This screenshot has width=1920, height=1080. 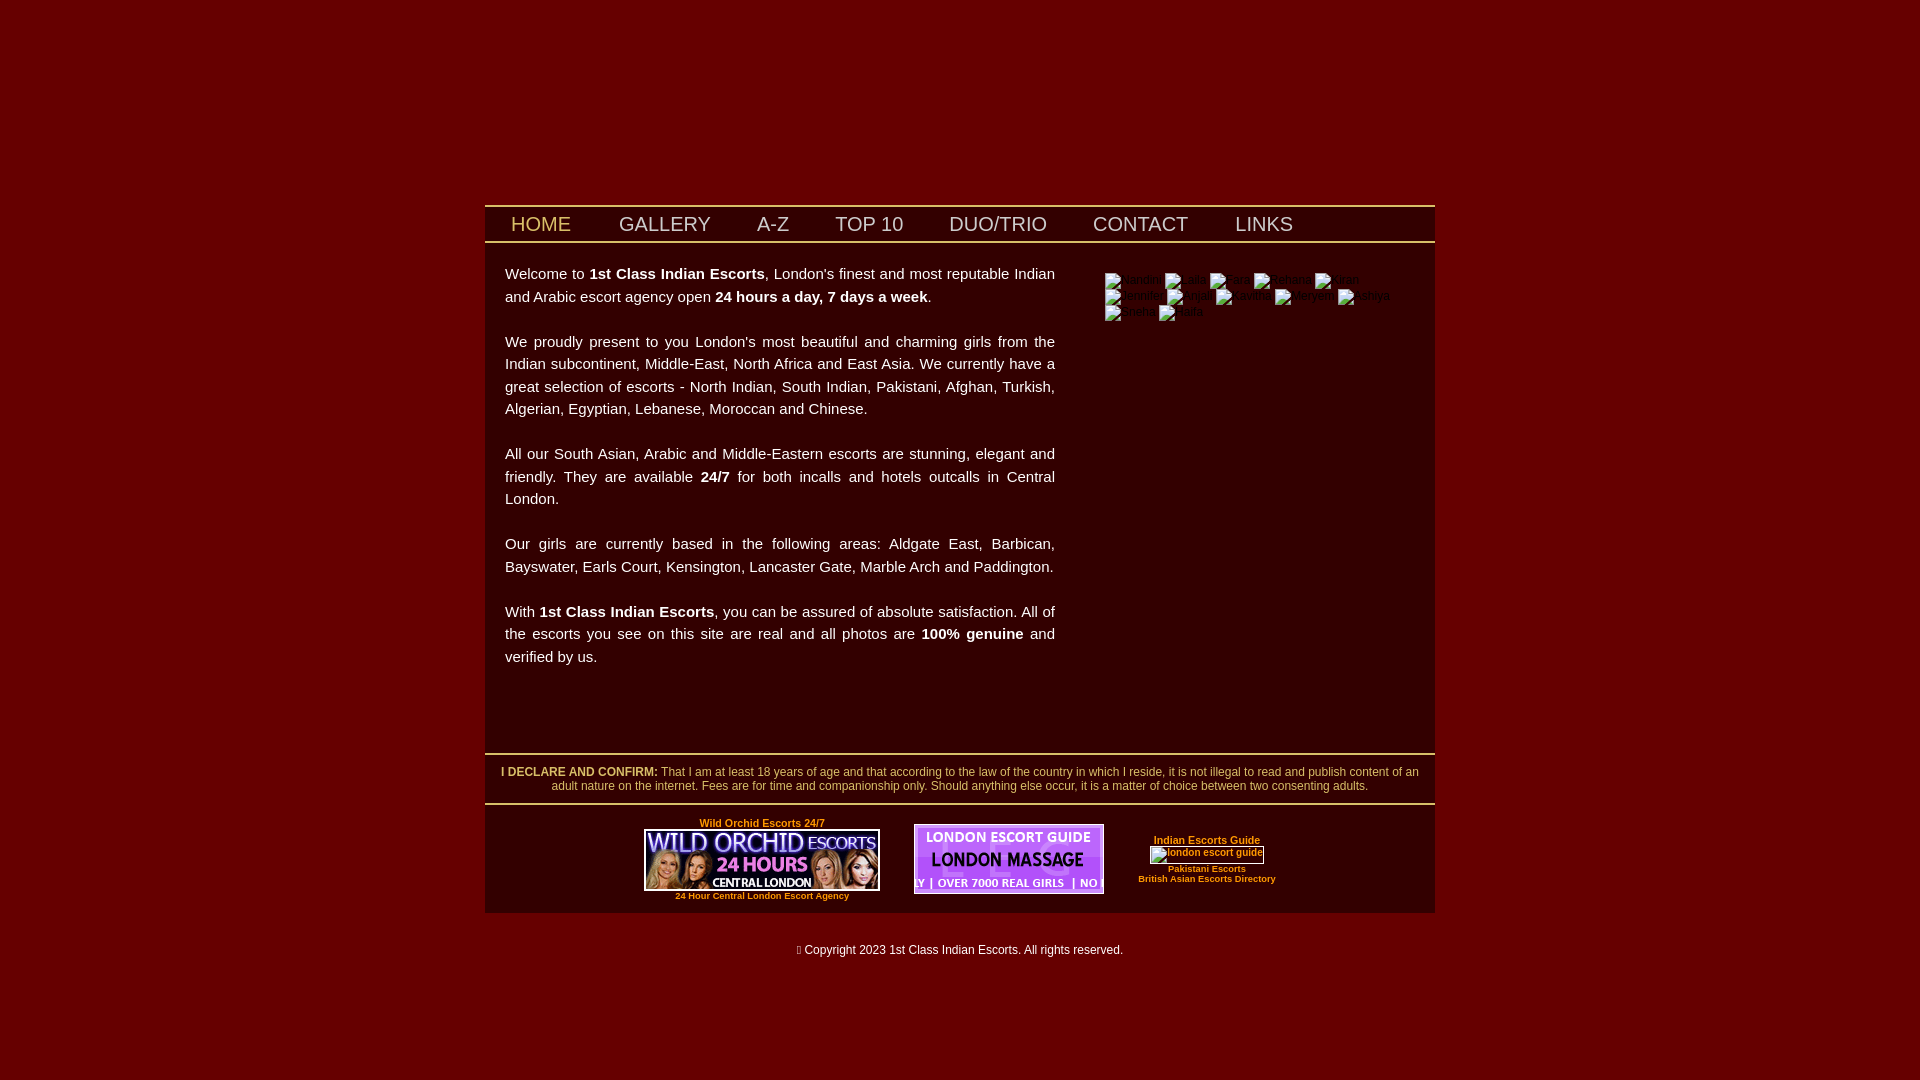 What do you see at coordinates (771, 225) in the screenshot?
I see `'A-Z'` at bounding box center [771, 225].